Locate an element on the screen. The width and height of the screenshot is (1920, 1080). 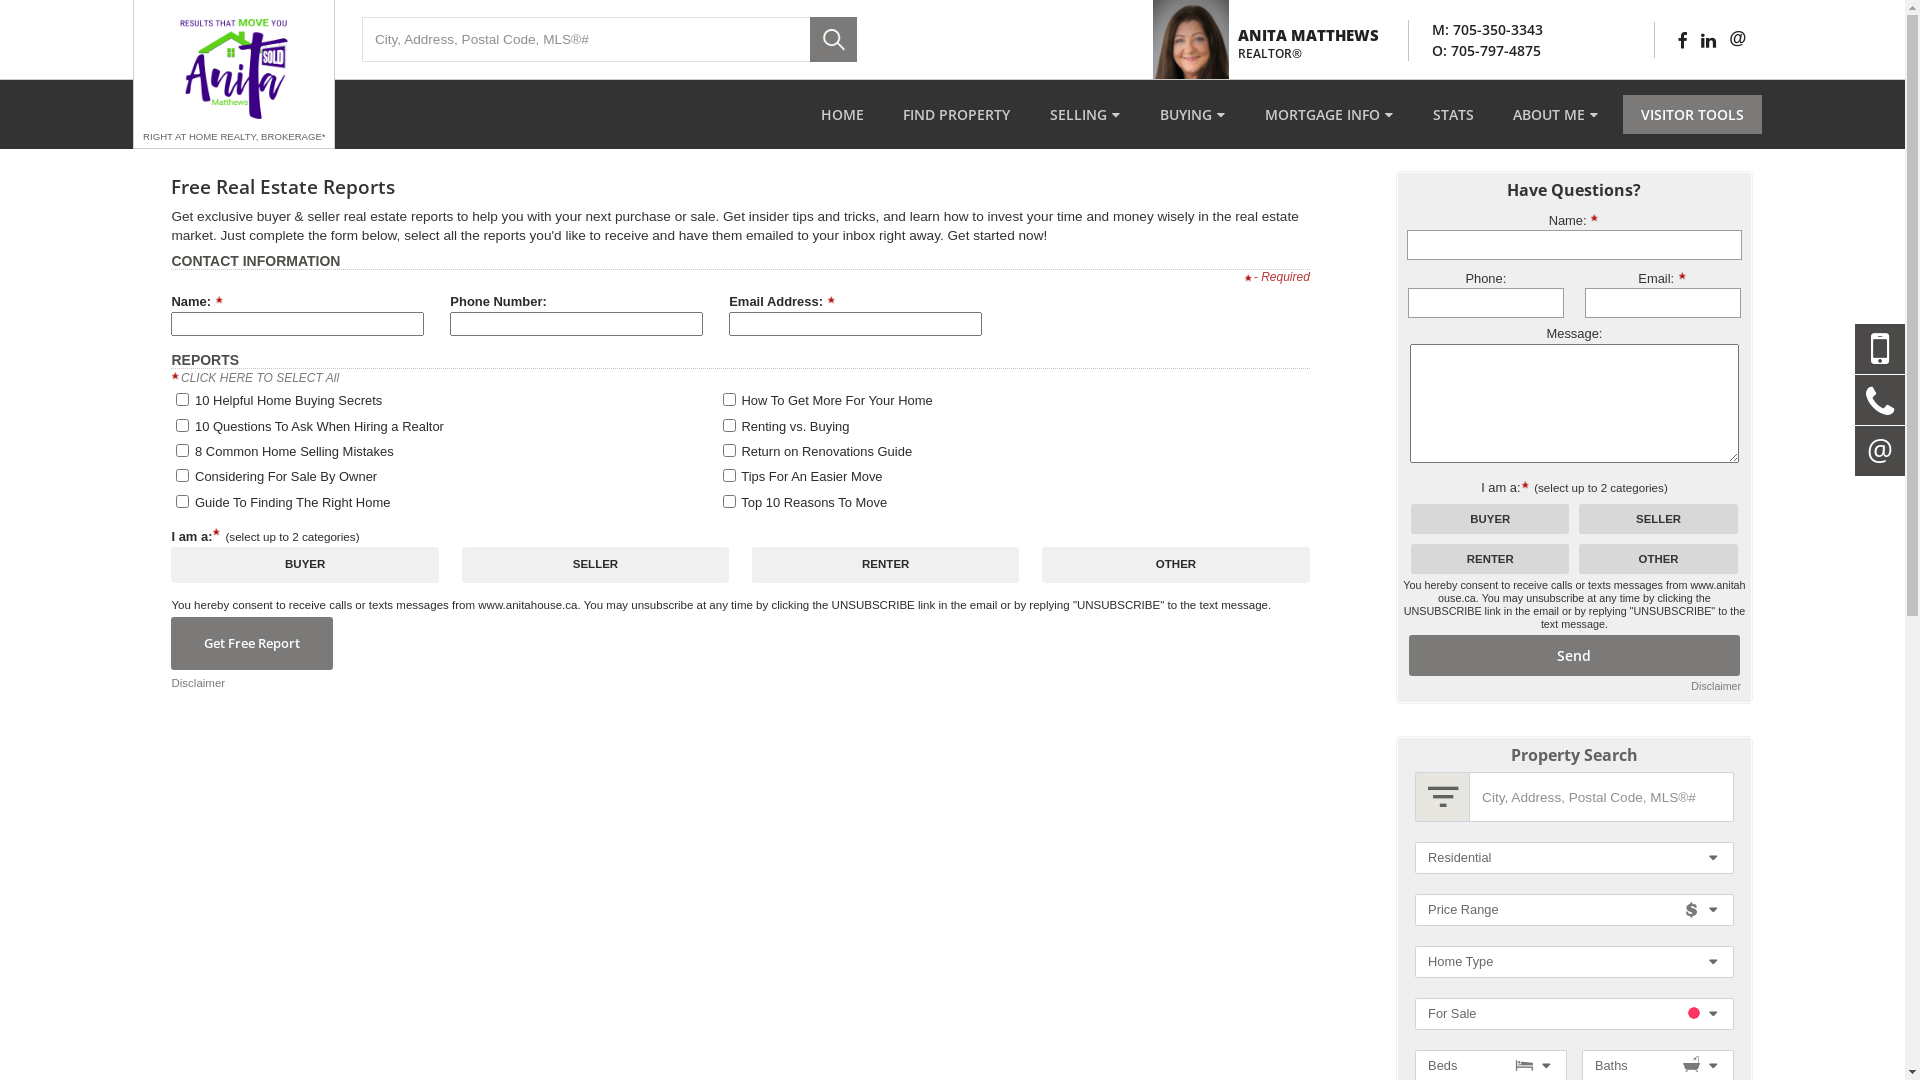
'Get Free Report' is located at coordinates (251, 643).